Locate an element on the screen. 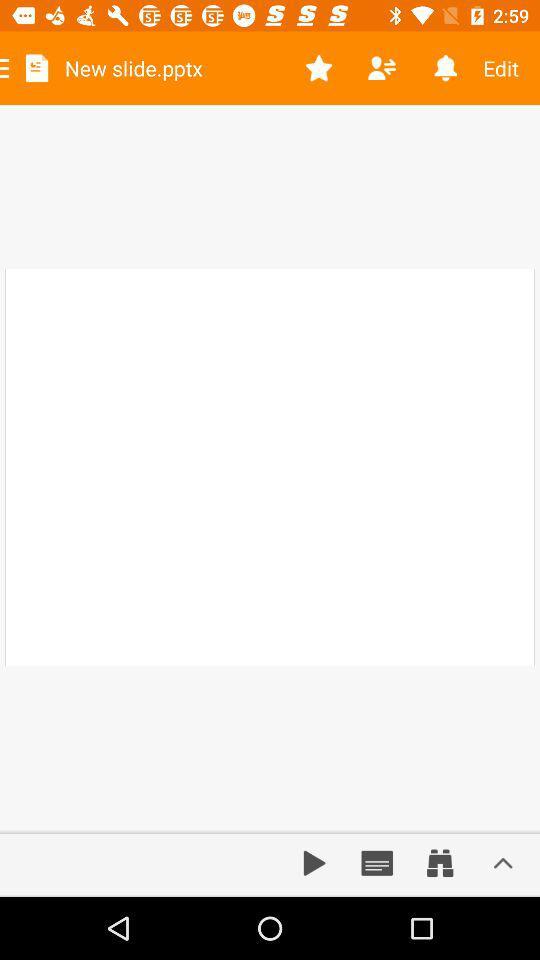 This screenshot has width=540, height=960. item at the center is located at coordinates (270, 467).